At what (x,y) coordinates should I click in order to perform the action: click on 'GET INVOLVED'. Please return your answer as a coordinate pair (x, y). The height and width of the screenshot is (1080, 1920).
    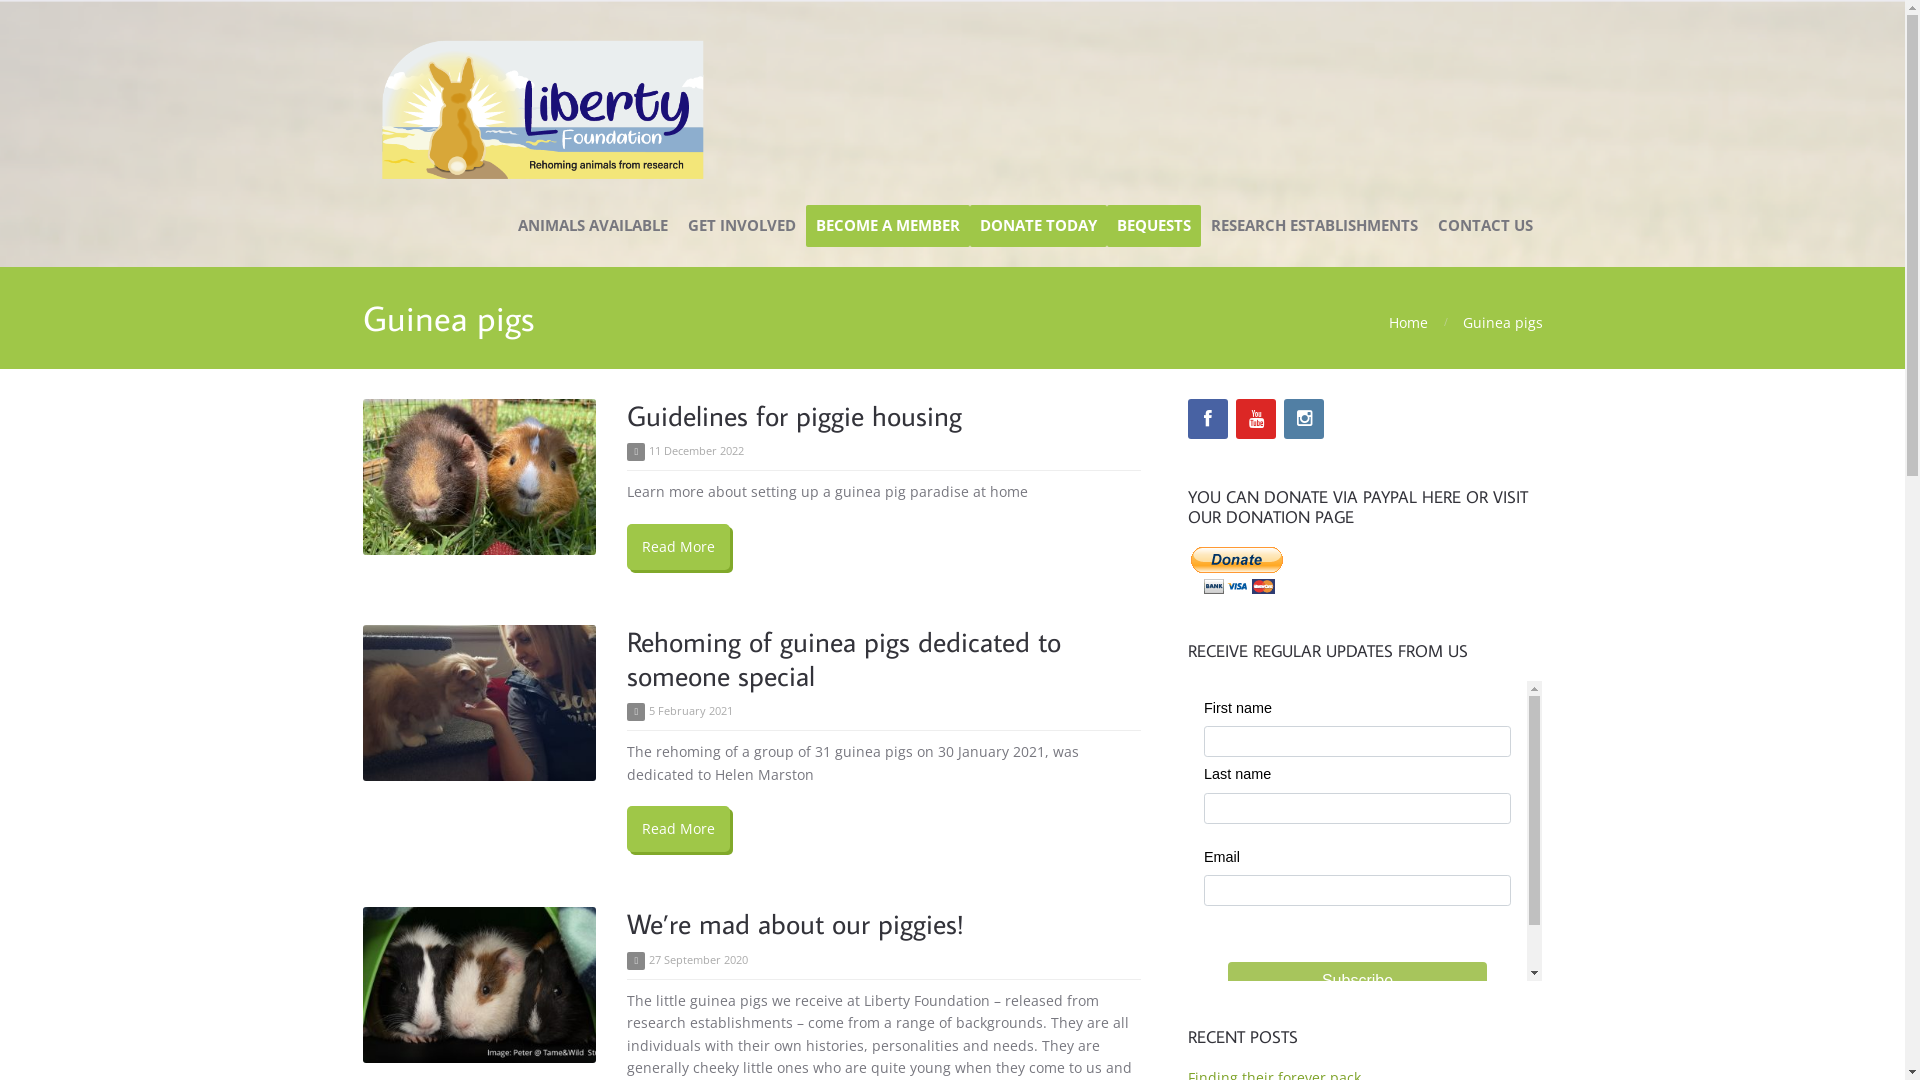
    Looking at the image, I should click on (741, 225).